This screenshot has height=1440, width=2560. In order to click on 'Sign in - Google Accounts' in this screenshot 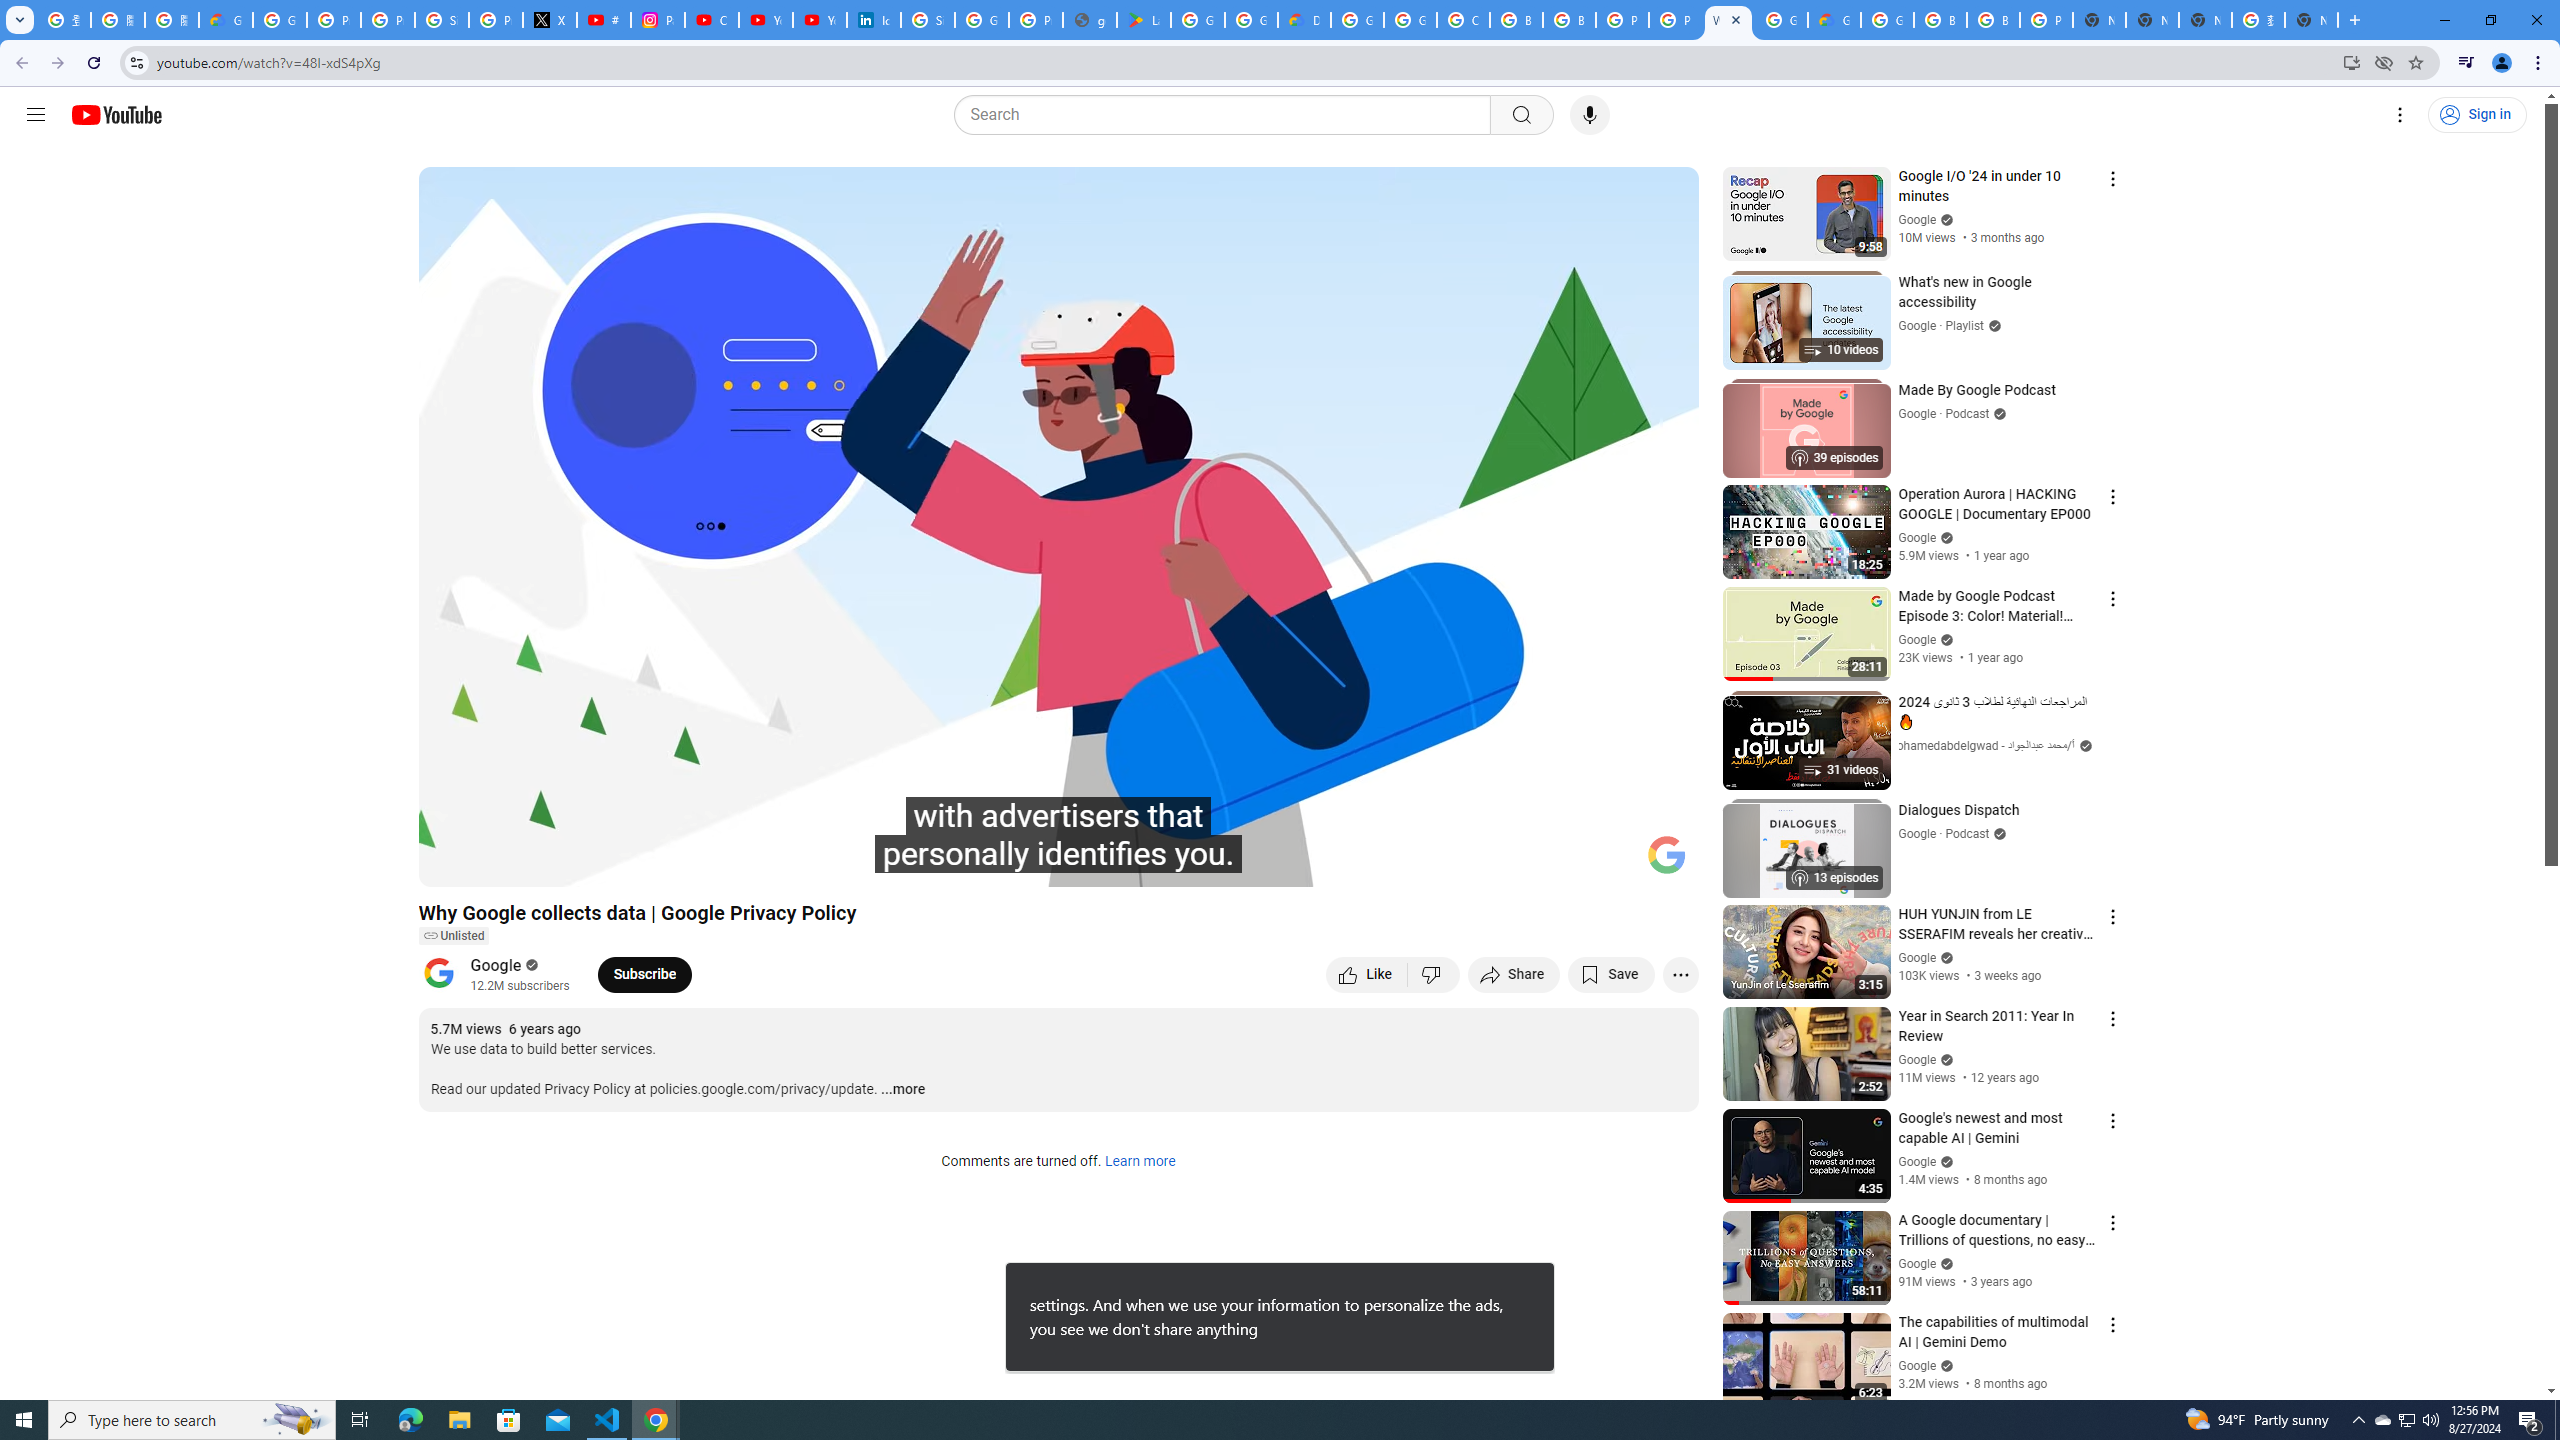, I will do `click(441, 19)`.